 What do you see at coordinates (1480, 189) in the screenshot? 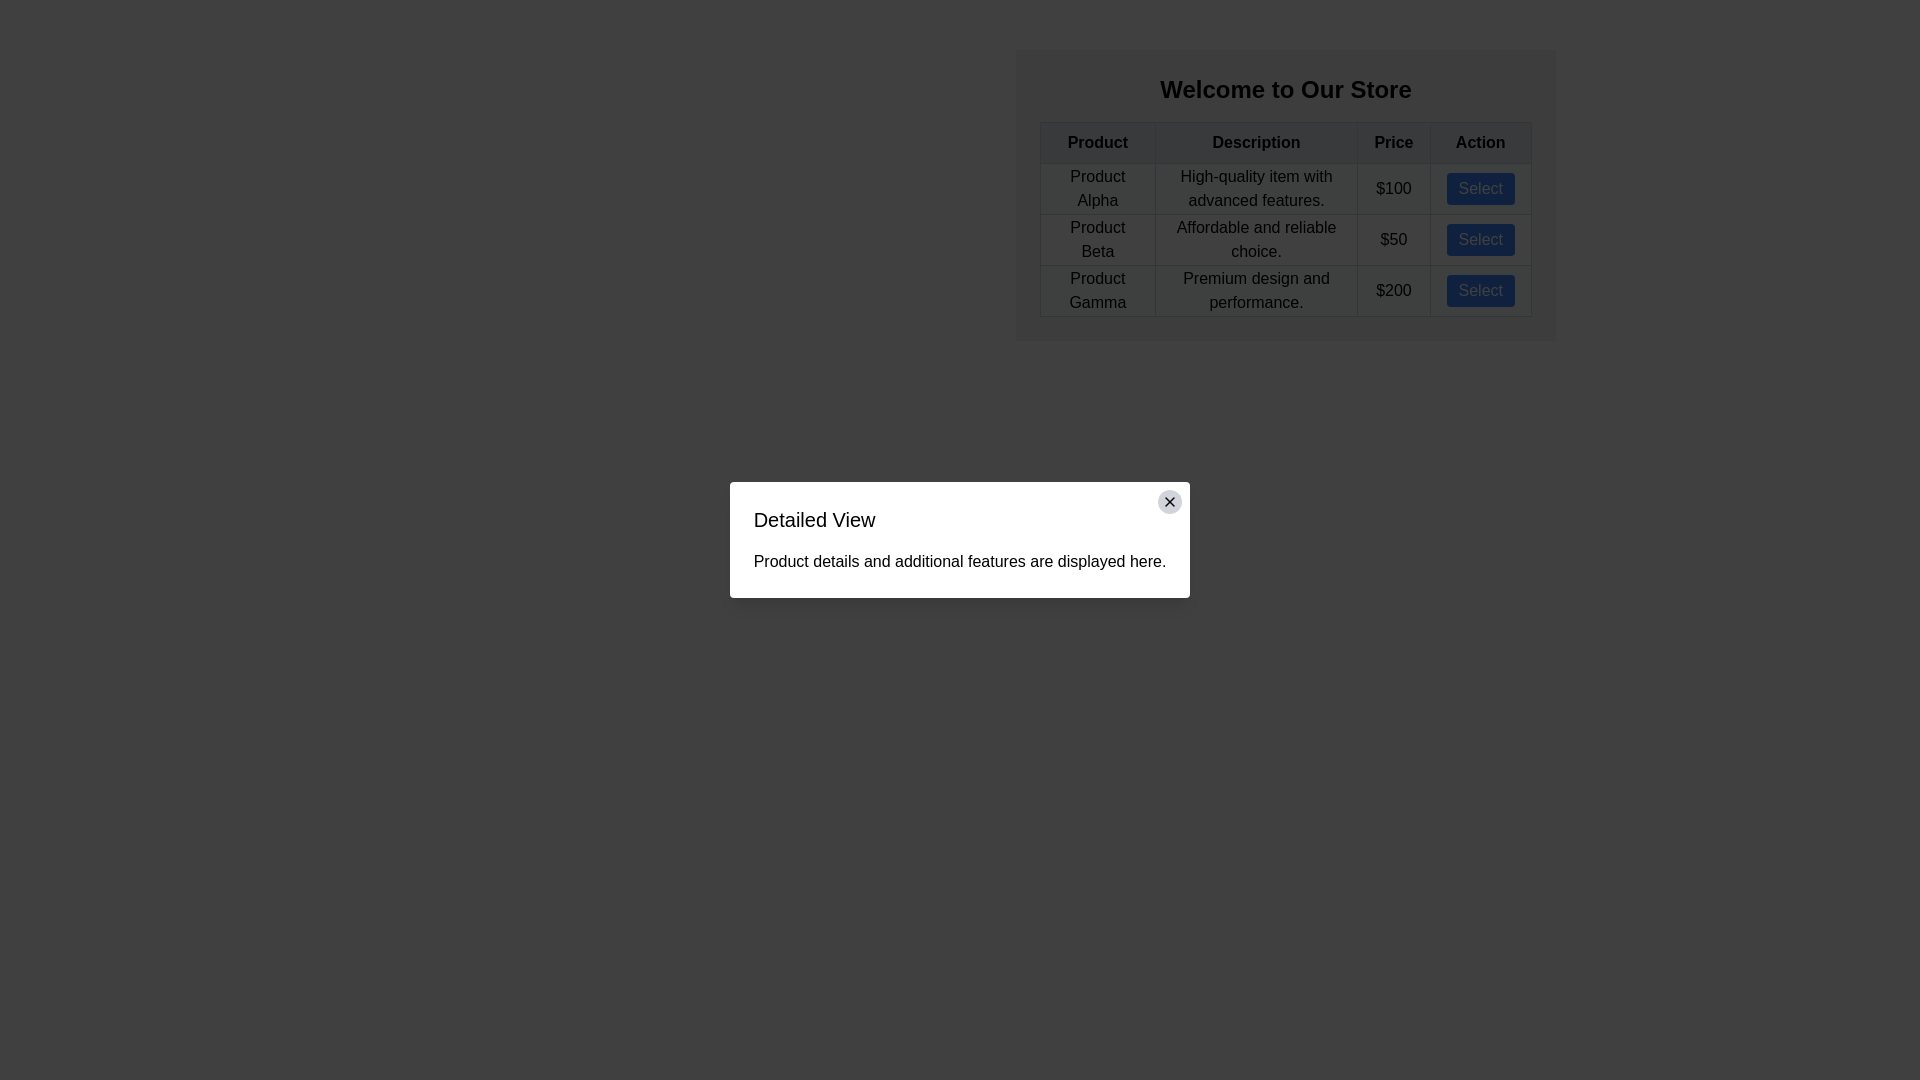
I see `the blue 'Select' button with white text in the 'Action' column of the table for 'Product Alpha'` at bounding box center [1480, 189].